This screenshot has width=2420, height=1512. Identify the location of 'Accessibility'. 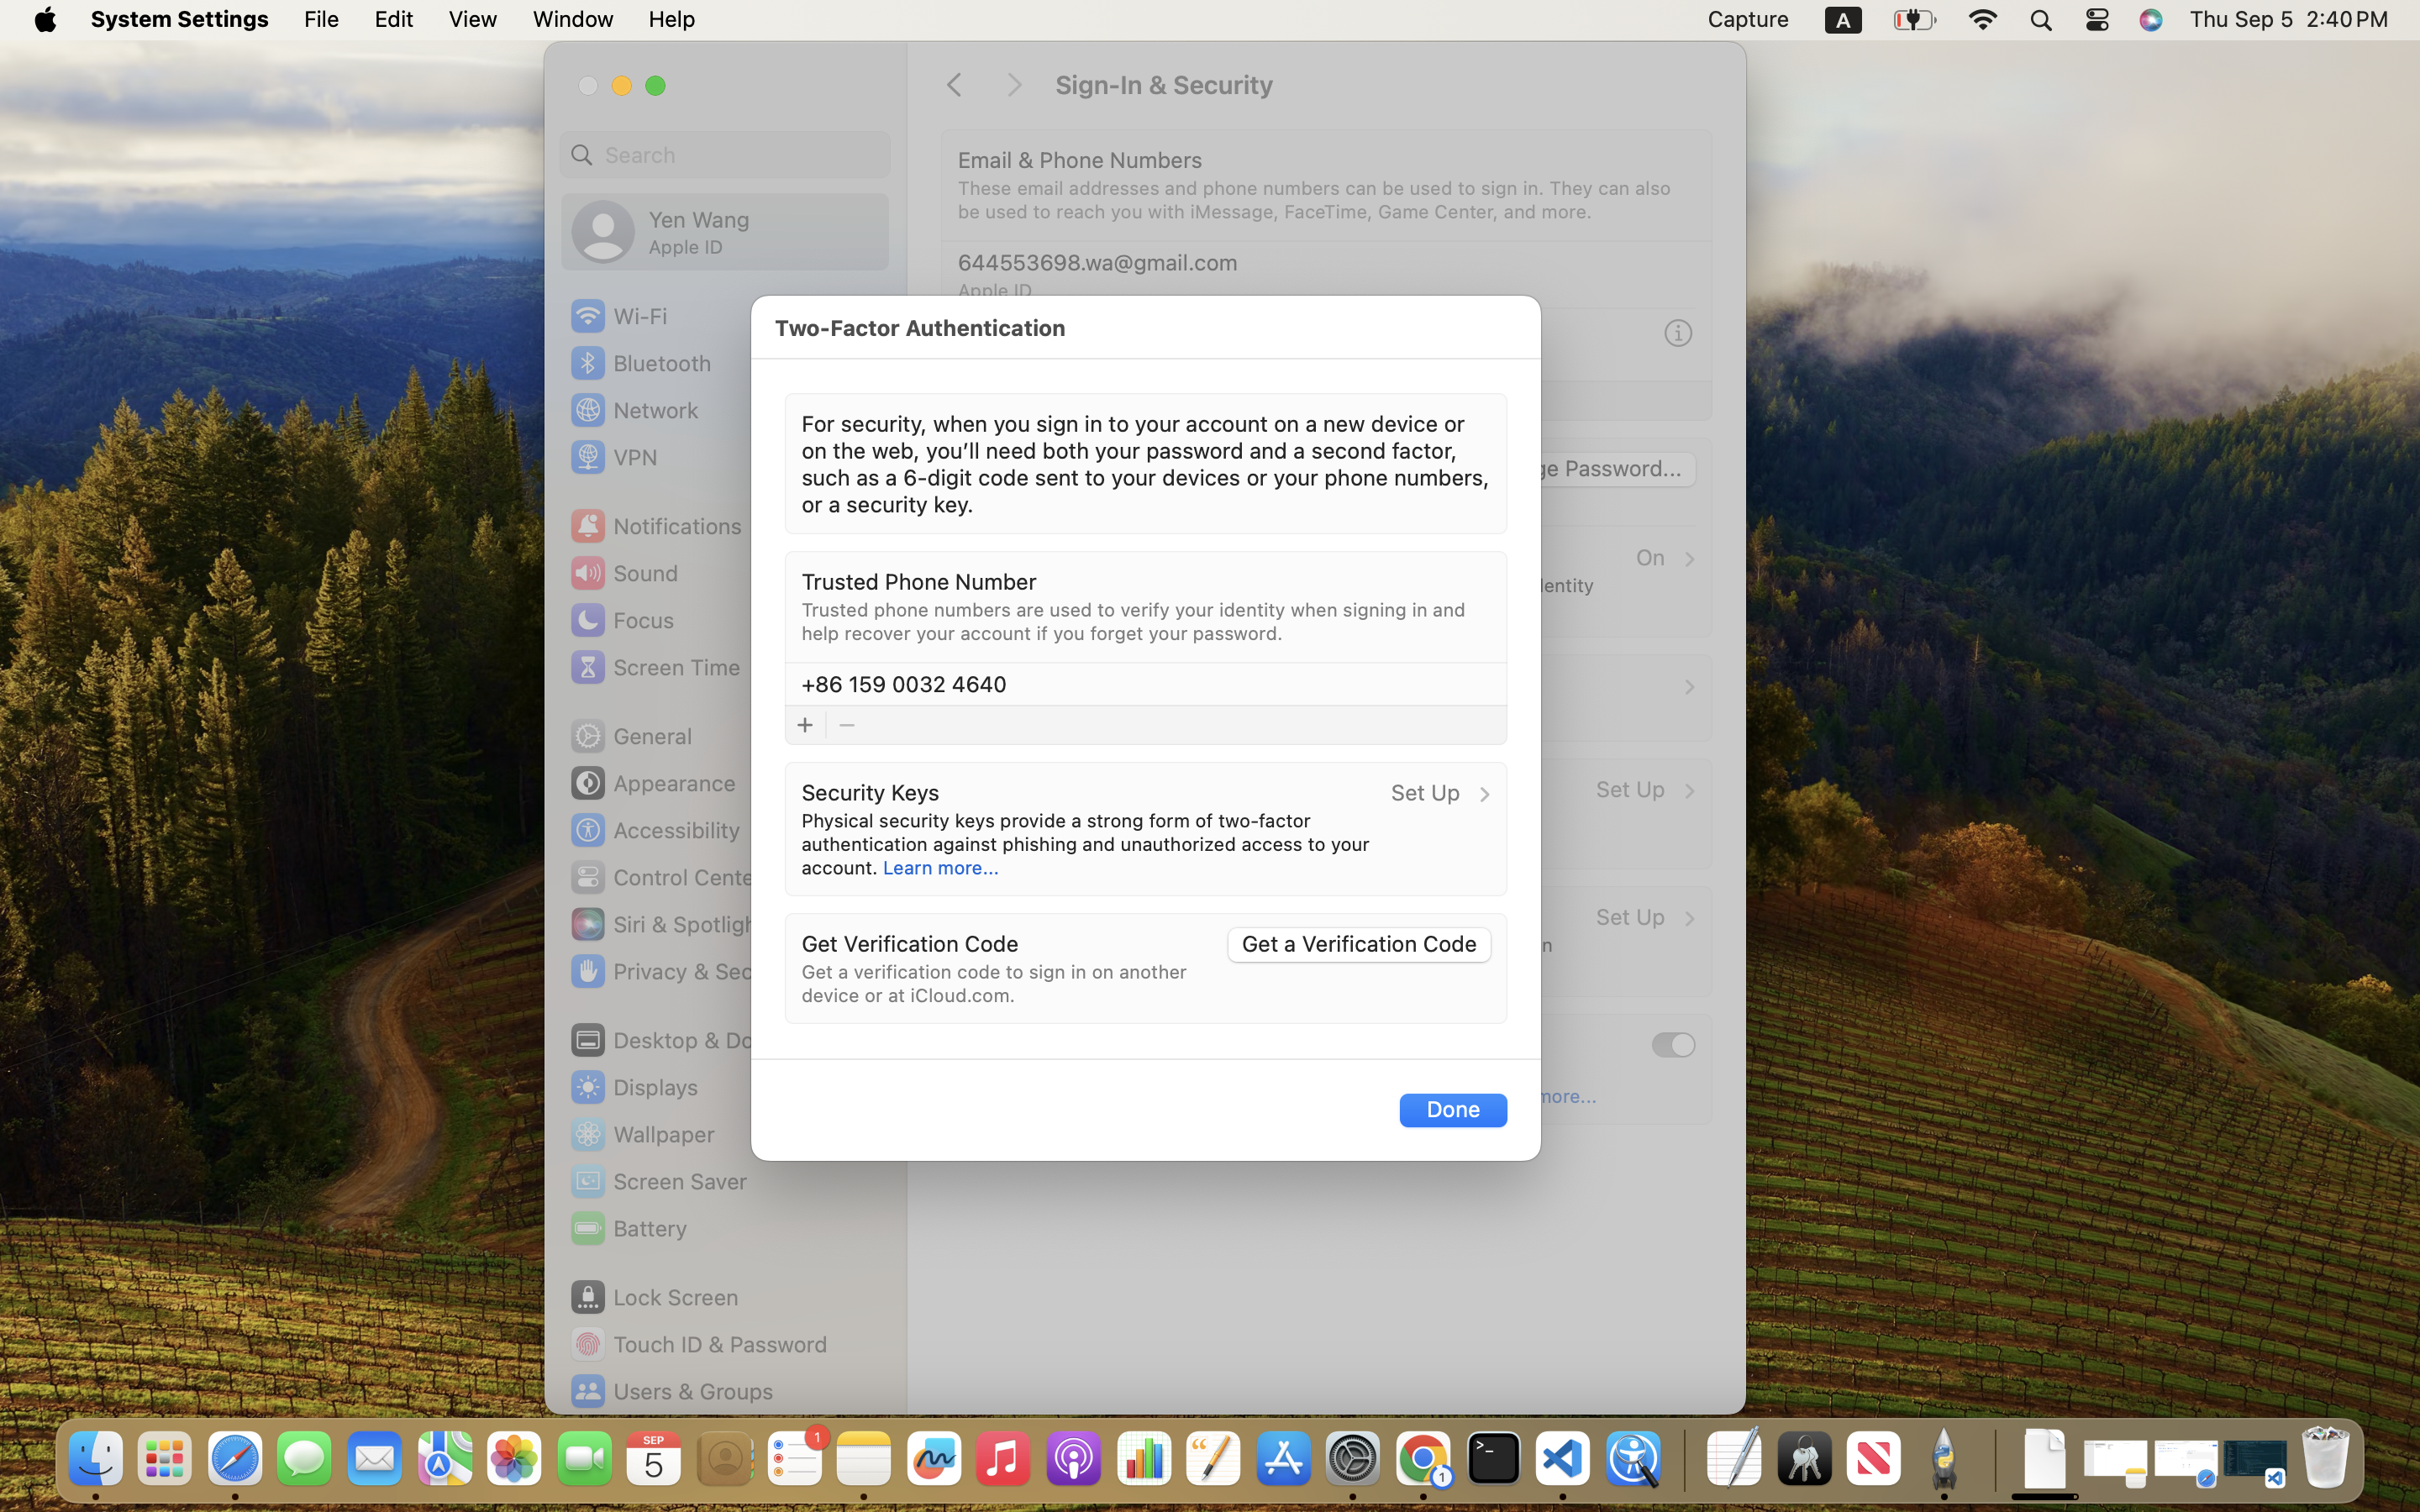
(655, 830).